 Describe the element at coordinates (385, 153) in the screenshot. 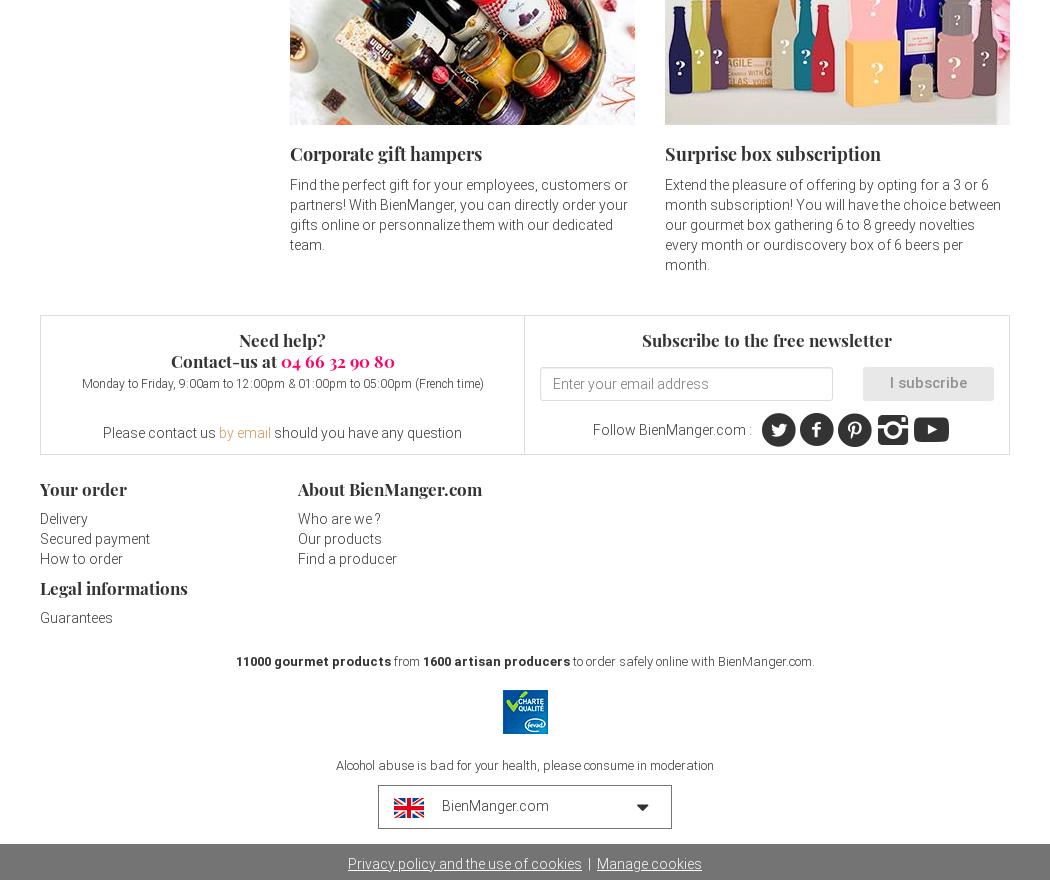

I see `'Corporate gift hampers'` at that location.